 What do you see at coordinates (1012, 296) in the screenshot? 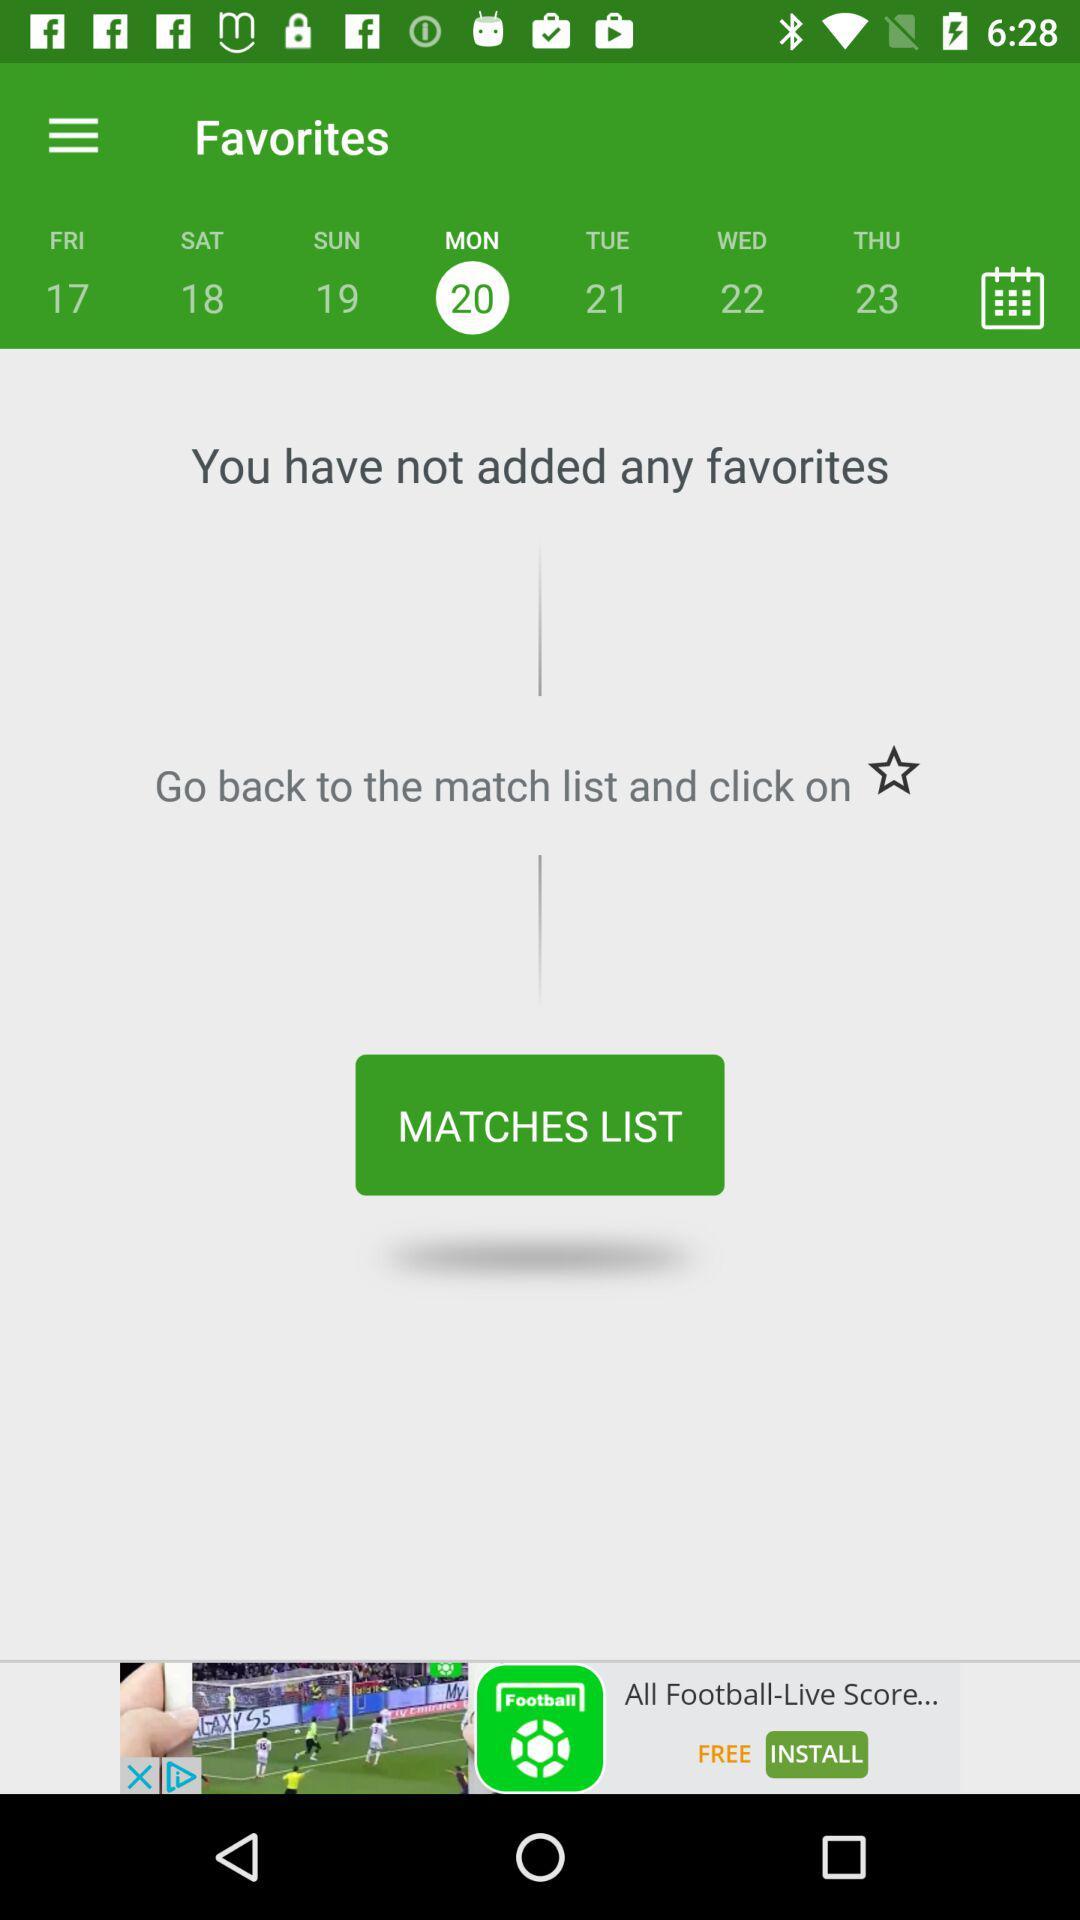
I see `the button on calendar which is right side of 23` at bounding box center [1012, 296].